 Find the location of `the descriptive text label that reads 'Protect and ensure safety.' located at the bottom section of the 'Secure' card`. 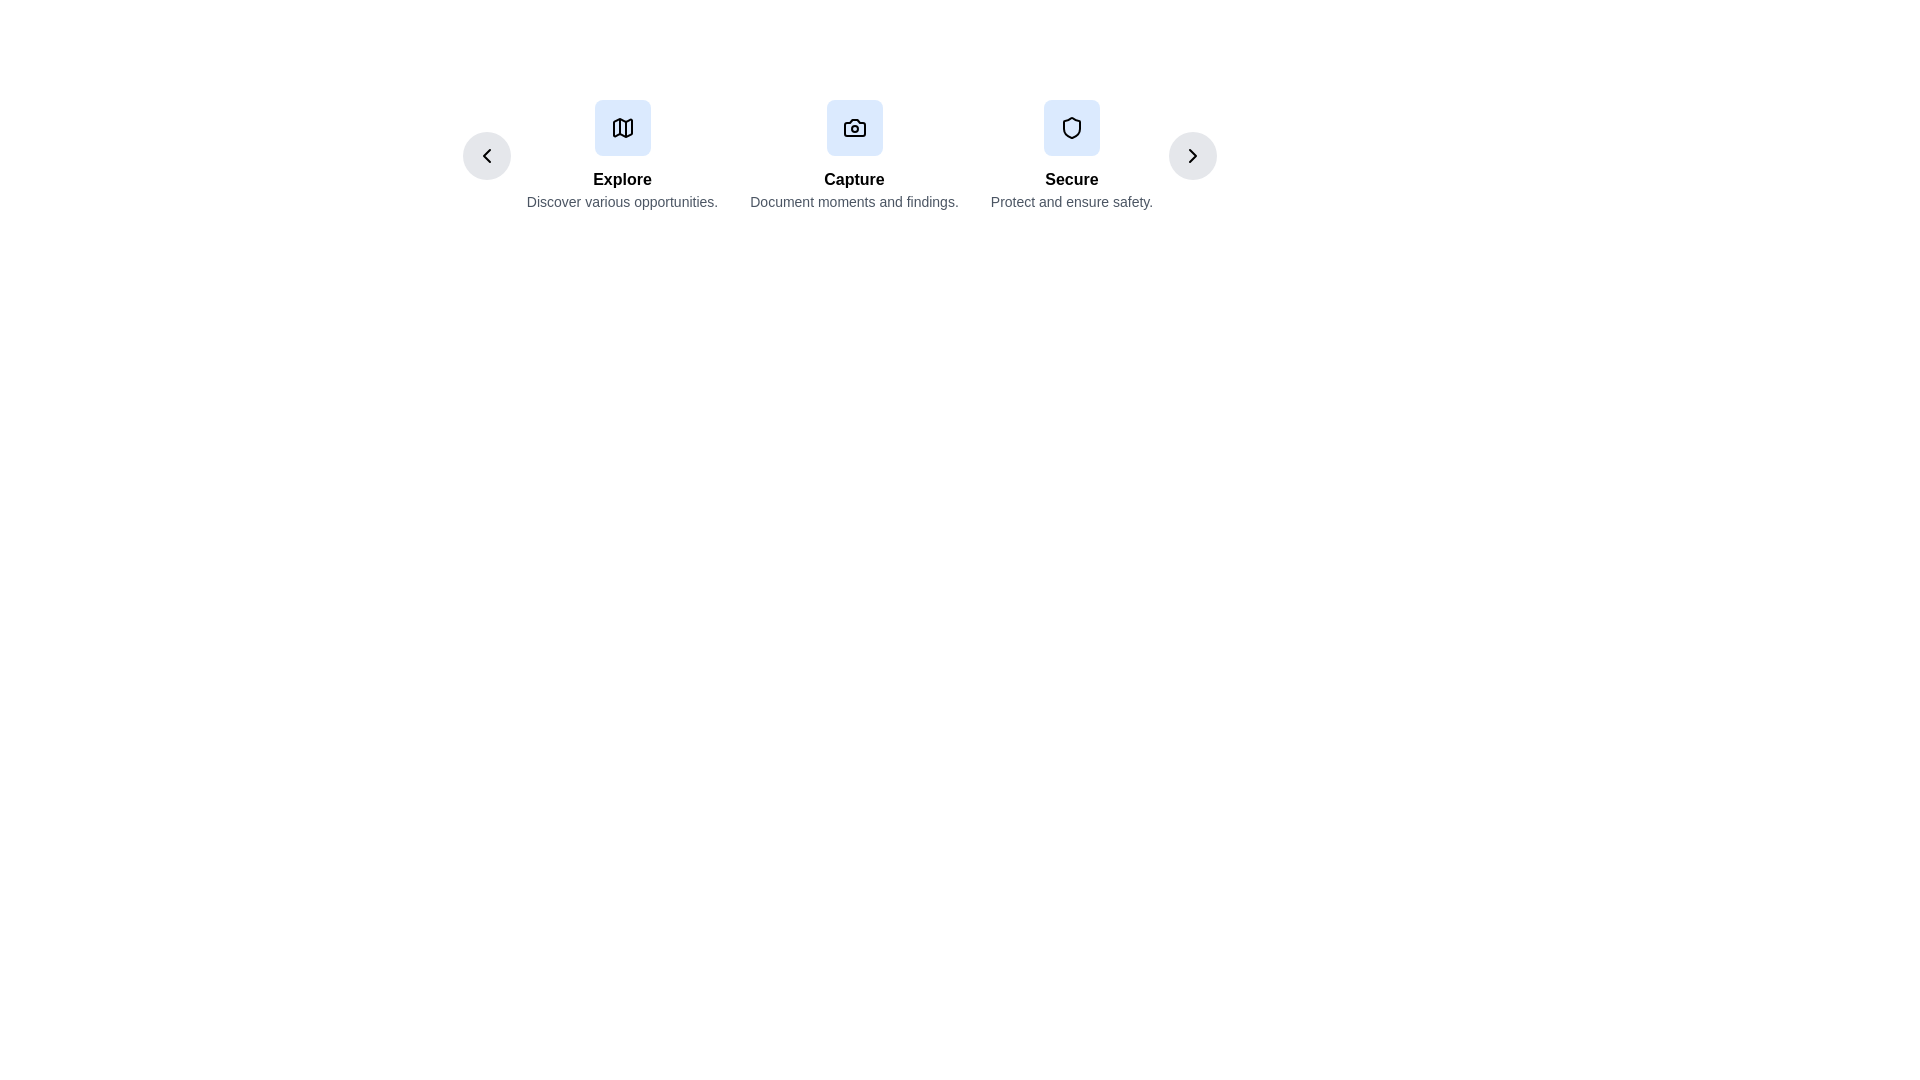

the descriptive text label that reads 'Protect and ensure safety.' located at the bottom section of the 'Secure' card is located at coordinates (1070, 201).